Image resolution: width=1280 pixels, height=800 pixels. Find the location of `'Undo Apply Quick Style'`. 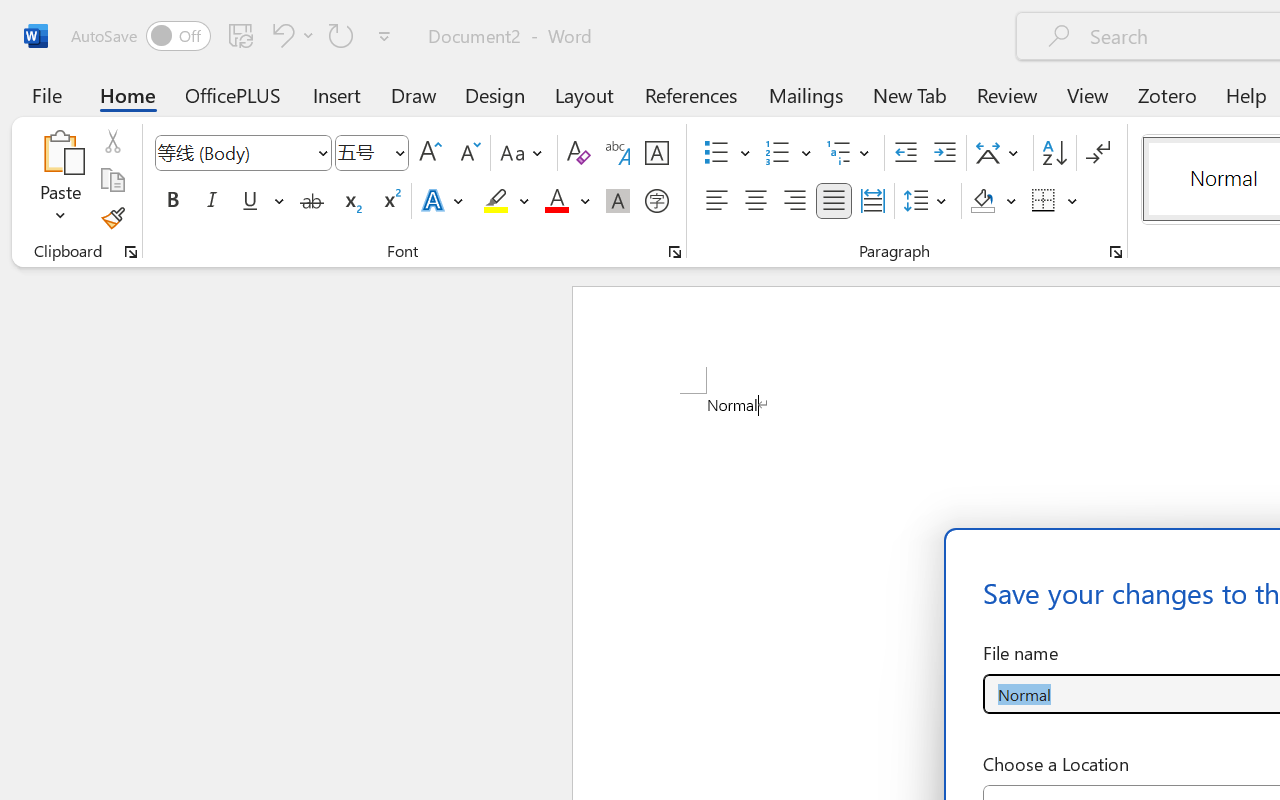

'Undo Apply Quick Style' is located at coordinates (289, 34).